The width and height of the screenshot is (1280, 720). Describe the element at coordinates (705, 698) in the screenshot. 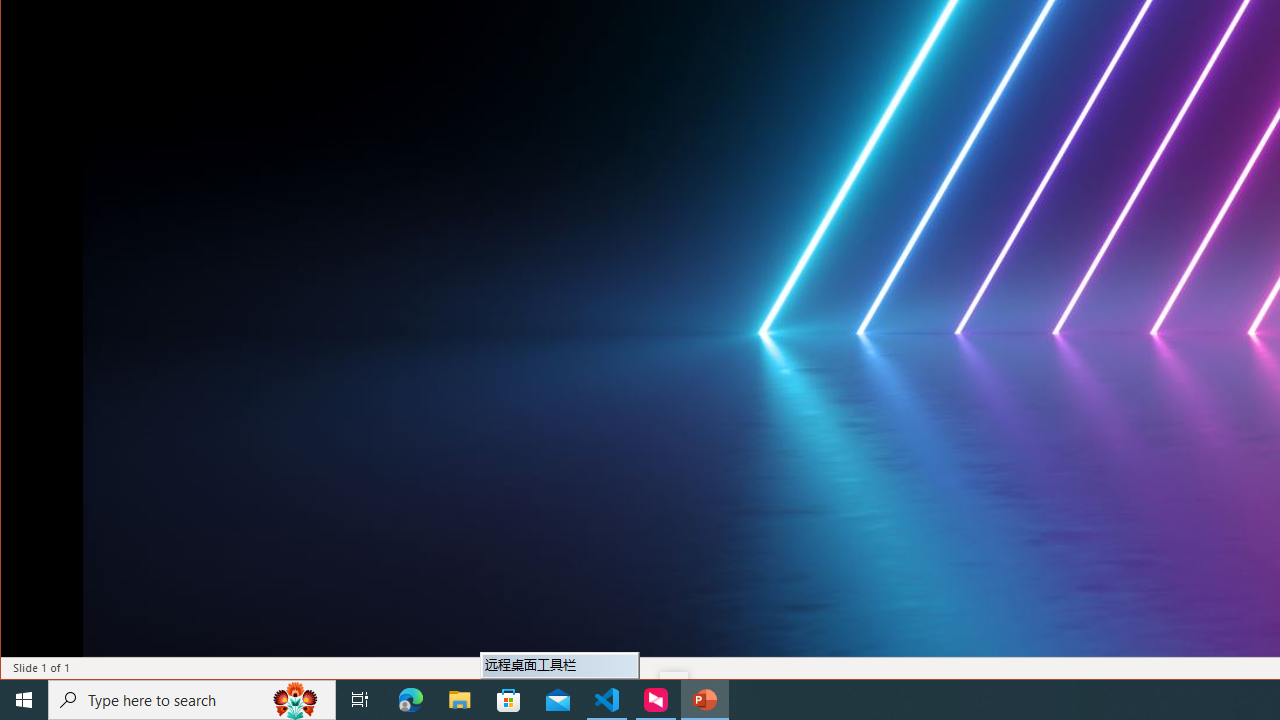

I see `'PowerPoint - 1 running window'` at that location.